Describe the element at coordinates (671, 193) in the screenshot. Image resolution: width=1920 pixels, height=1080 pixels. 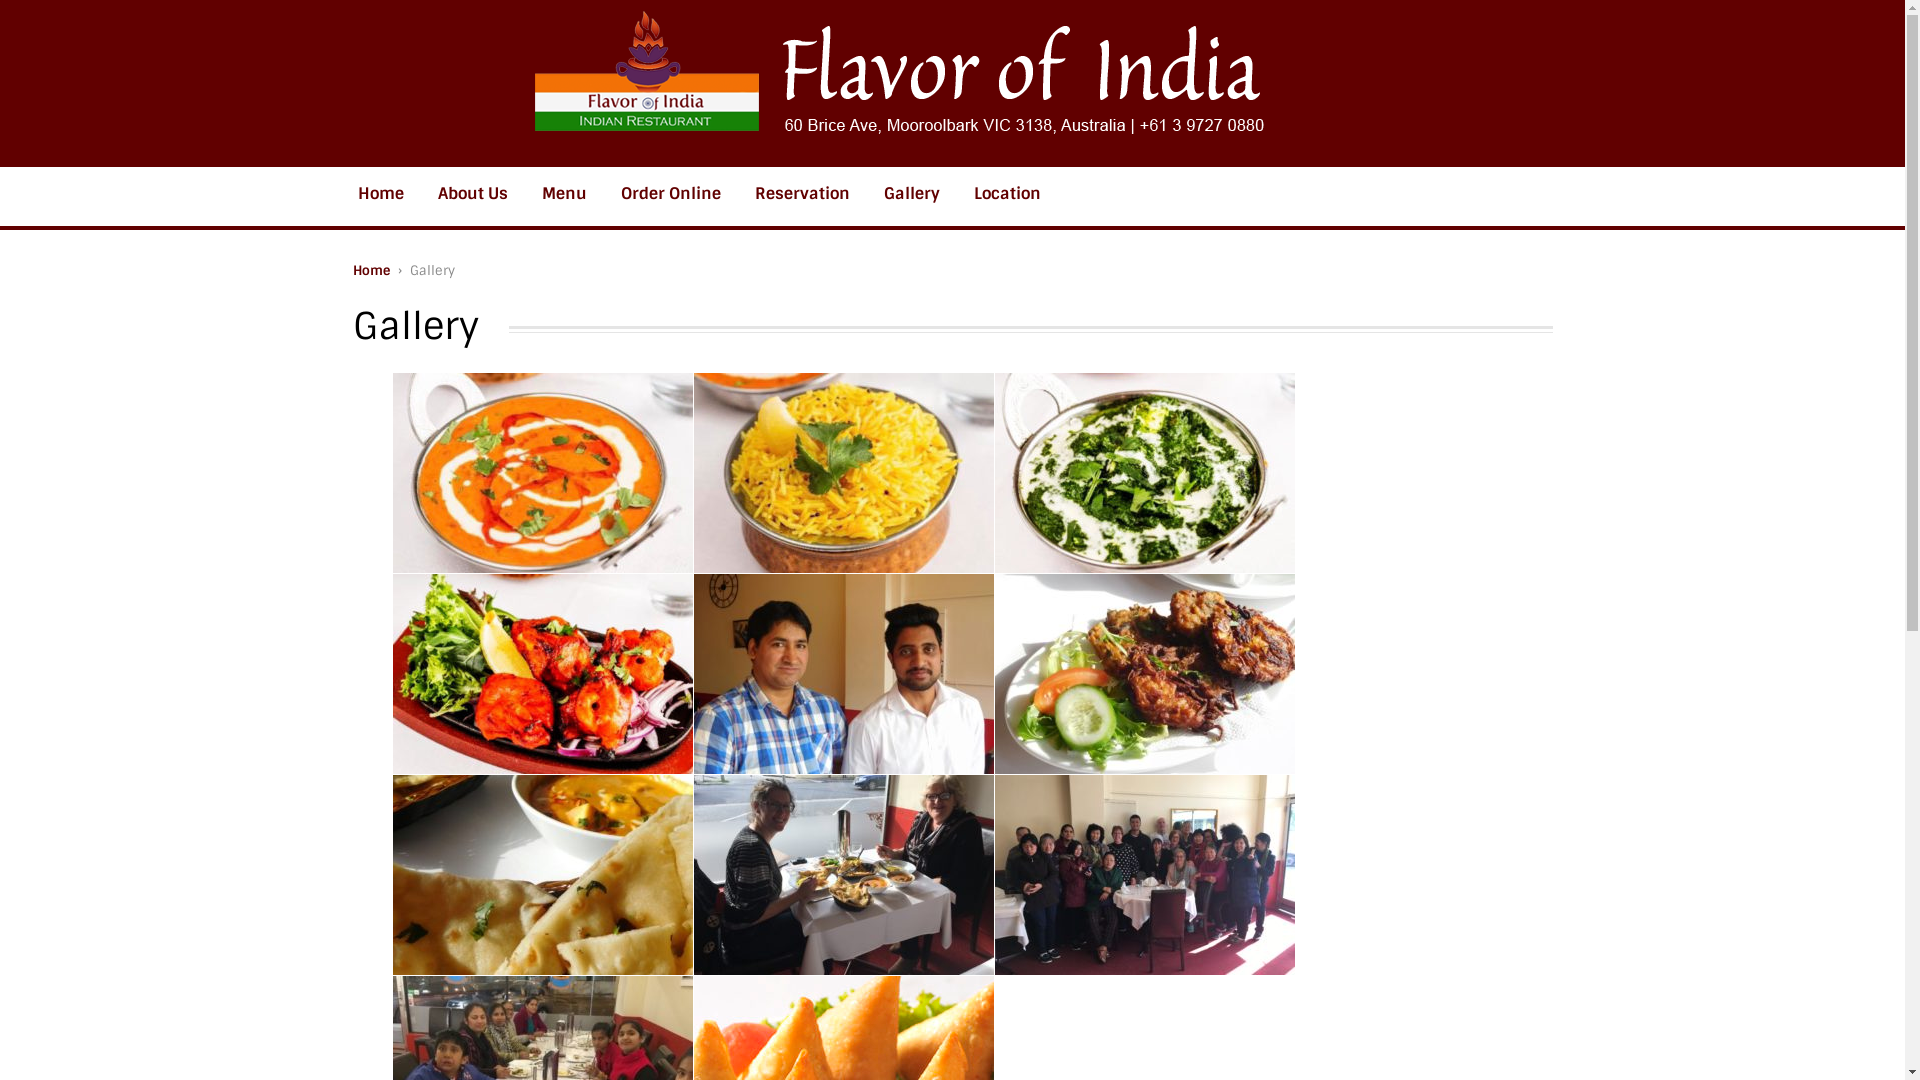
I see `'Order Online'` at that location.